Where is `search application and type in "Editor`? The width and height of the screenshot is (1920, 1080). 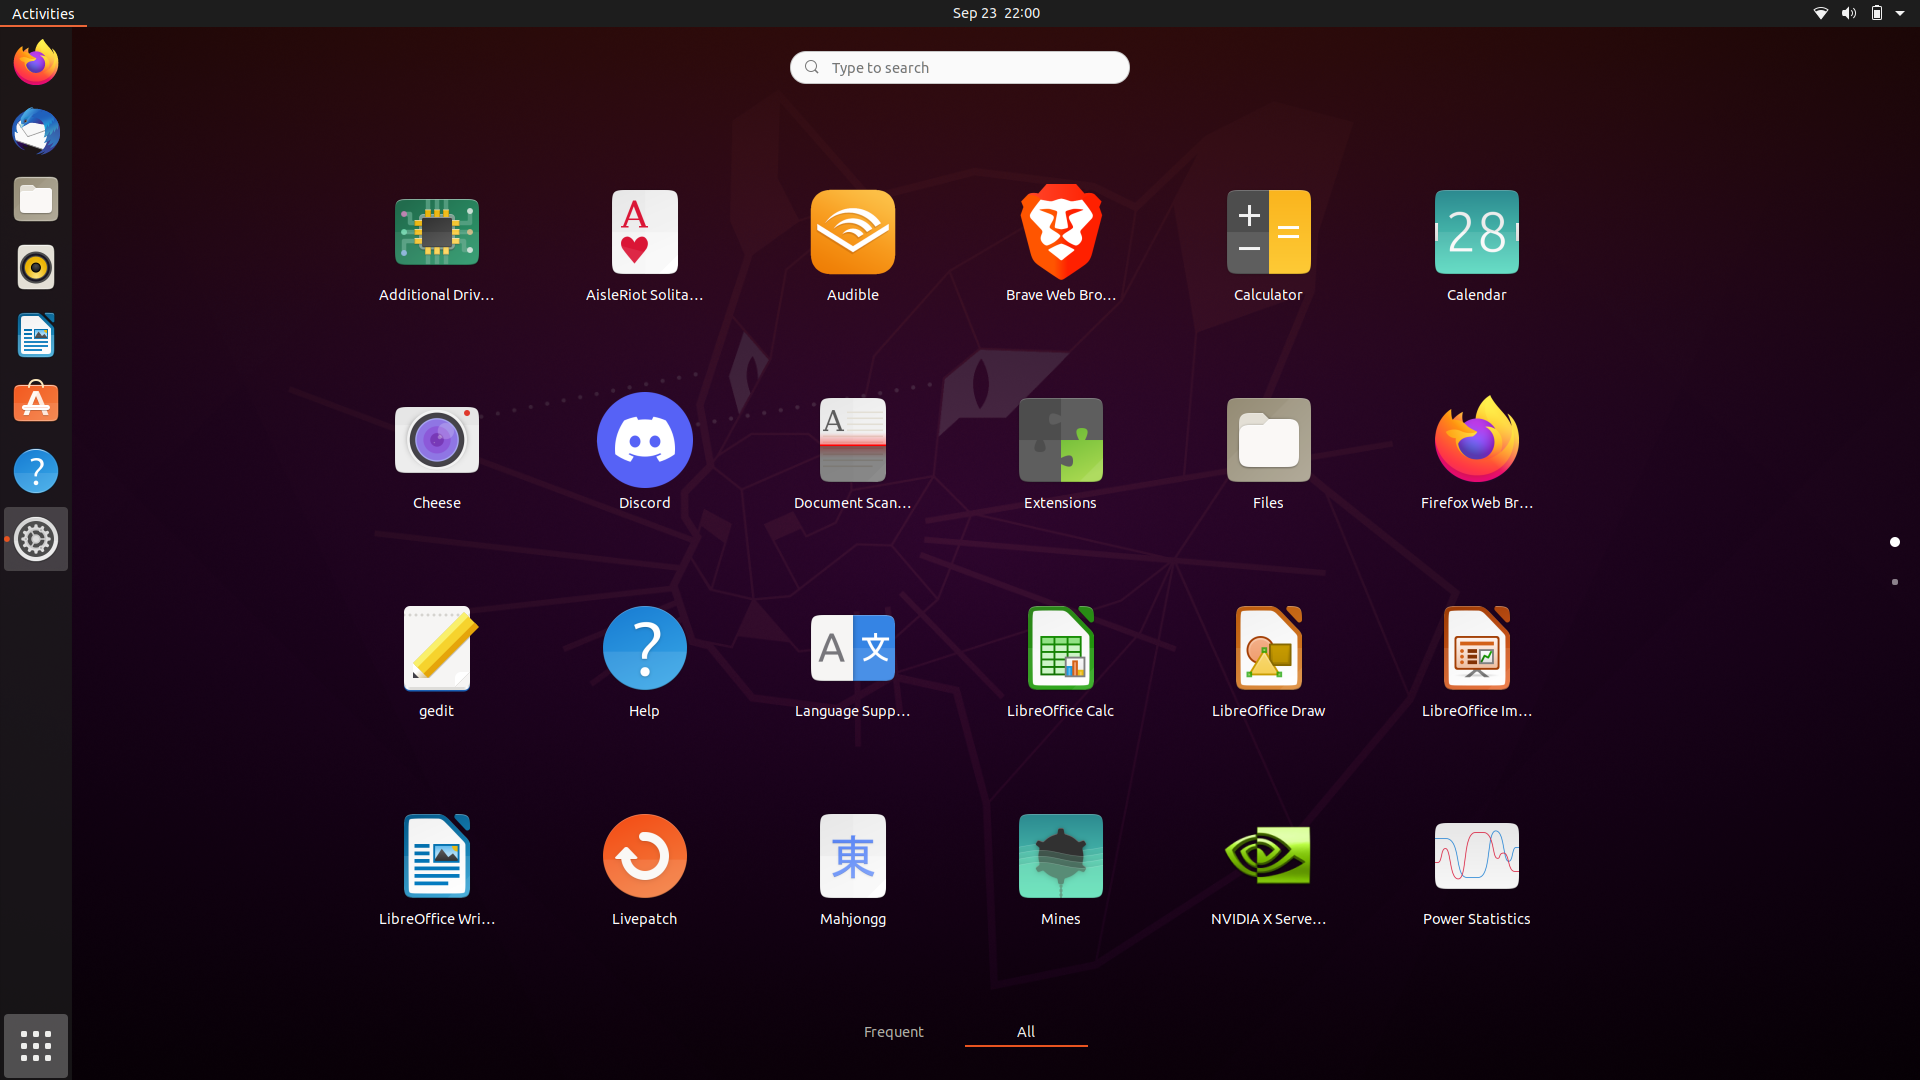
search application and type in "Editor is located at coordinates (958, 65).